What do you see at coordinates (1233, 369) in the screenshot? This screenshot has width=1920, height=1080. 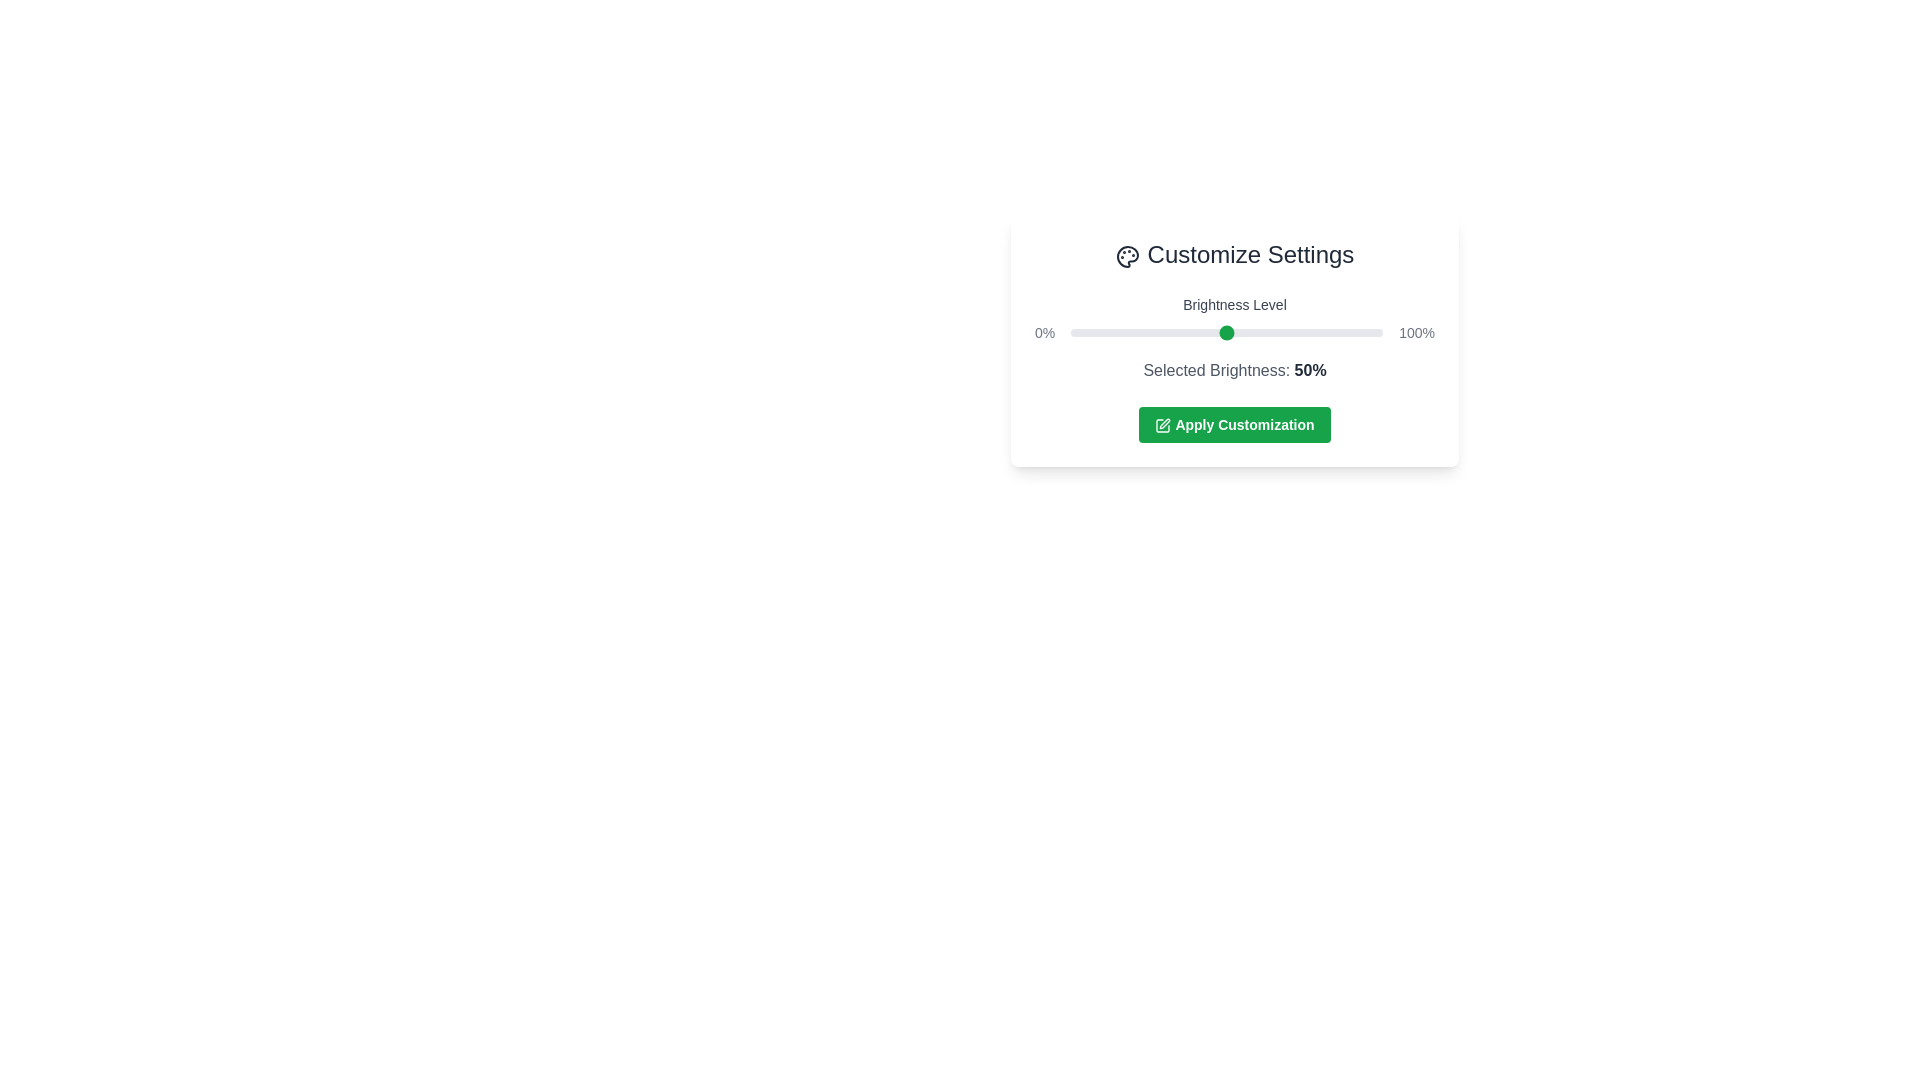 I see `the apply button in the Interactive section of the 'Customize Settings' card to apply the brightness settings` at bounding box center [1233, 369].